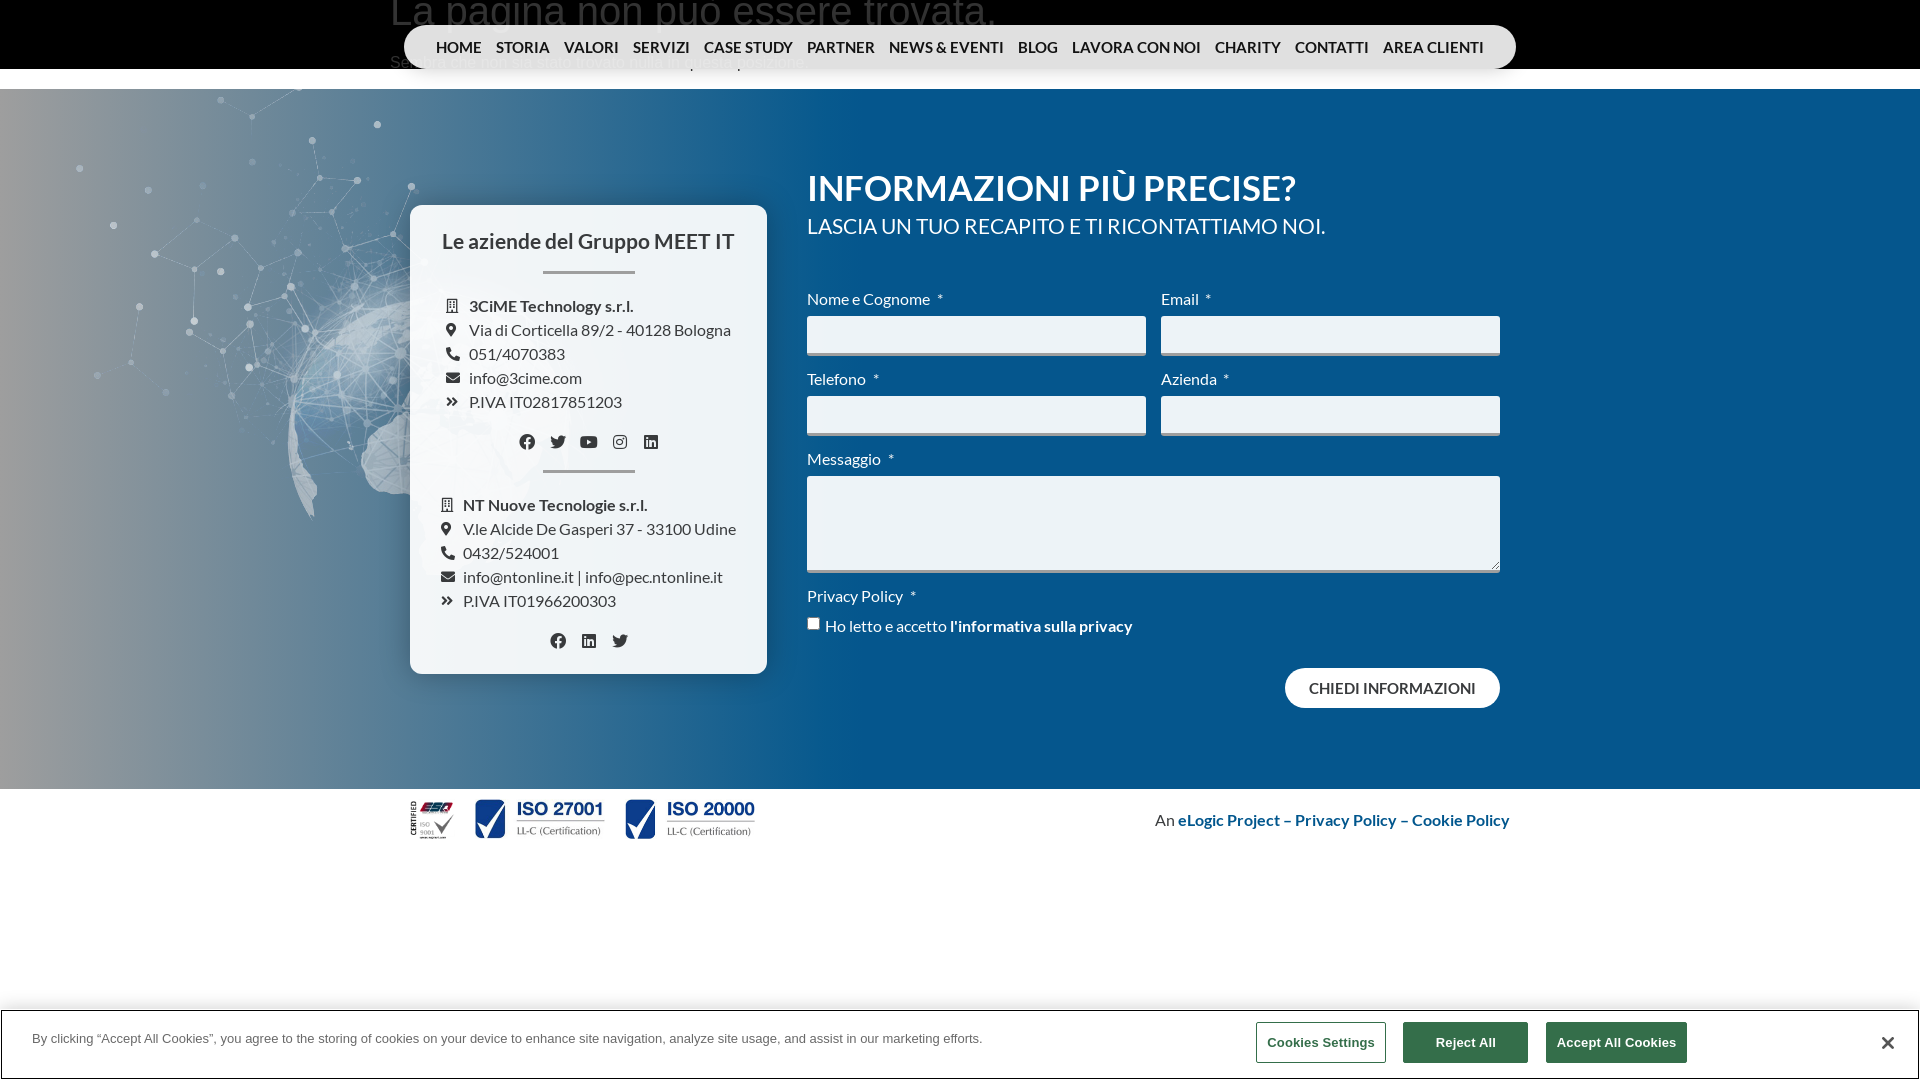 Image resolution: width=1920 pixels, height=1080 pixels. I want to click on 'Cookie Policy', so click(1460, 819).